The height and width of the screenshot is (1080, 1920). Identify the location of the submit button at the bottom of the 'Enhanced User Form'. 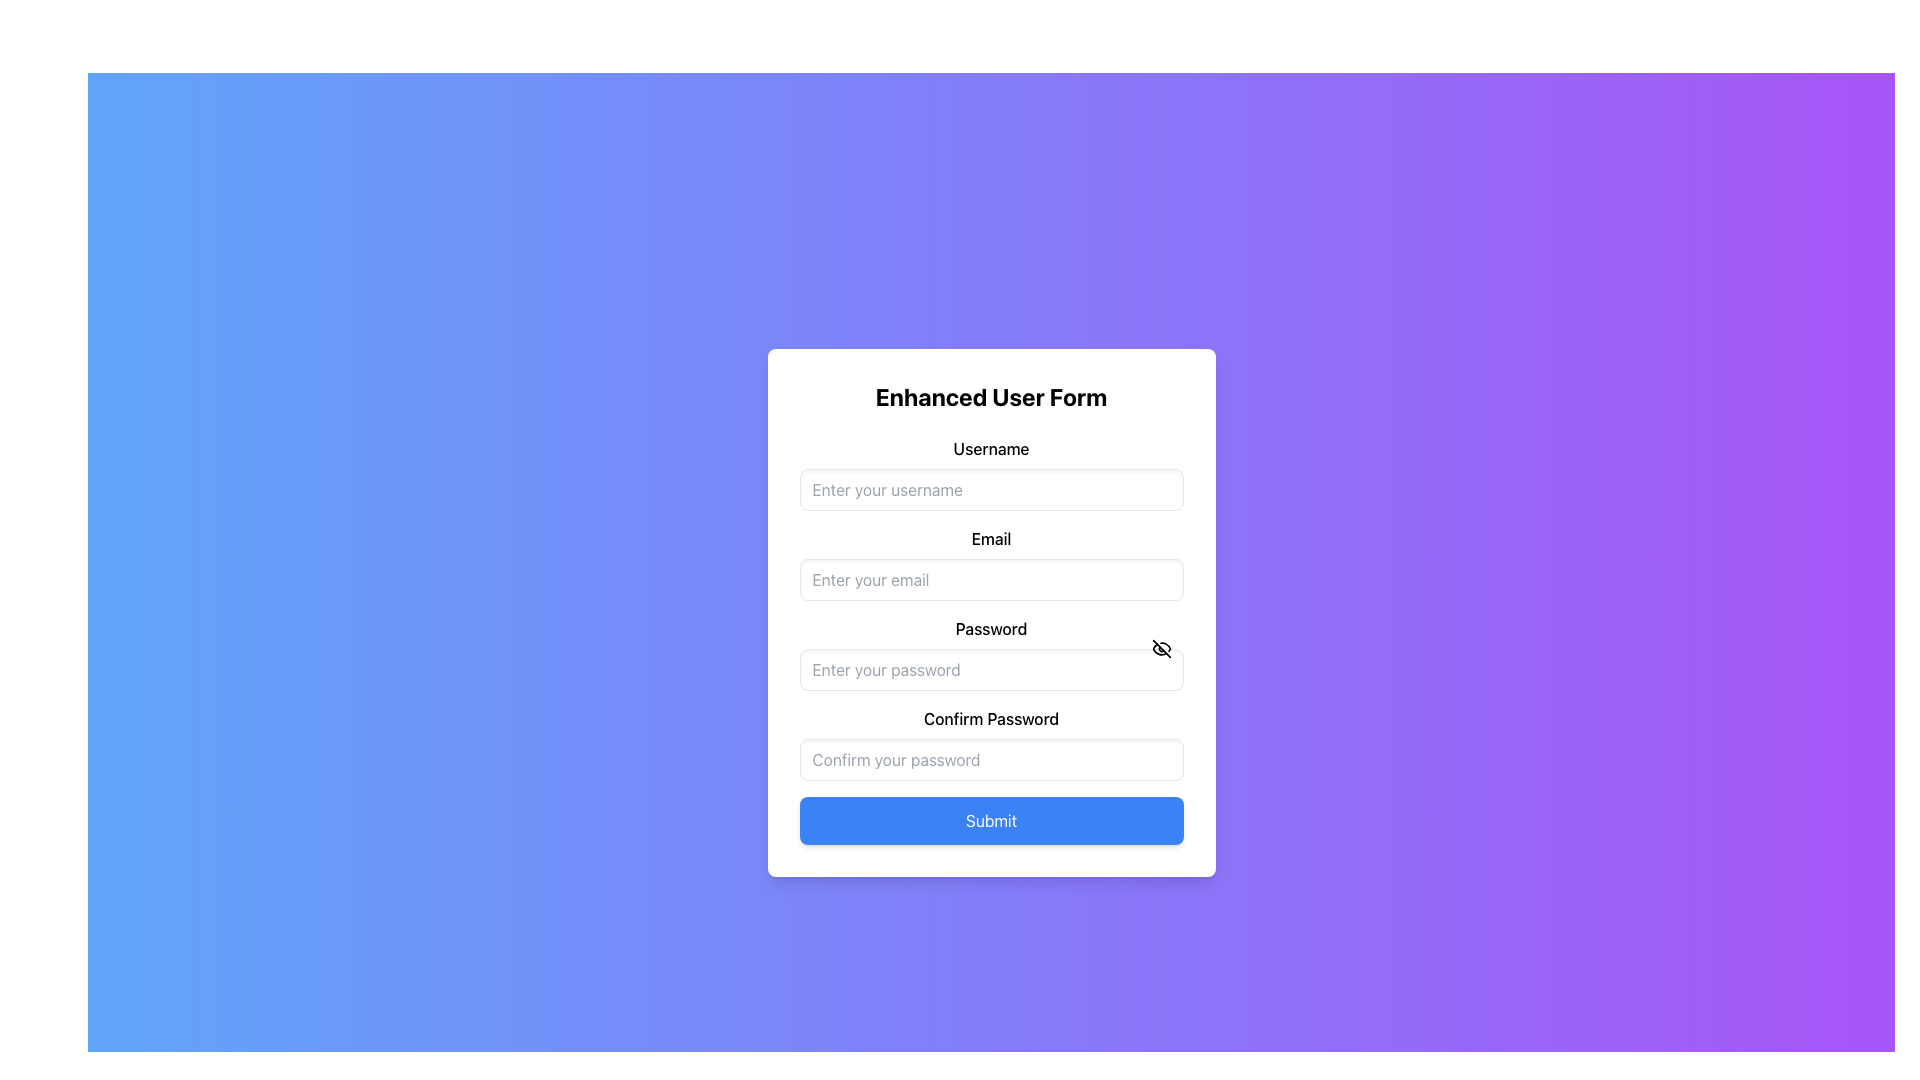
(991, 821).